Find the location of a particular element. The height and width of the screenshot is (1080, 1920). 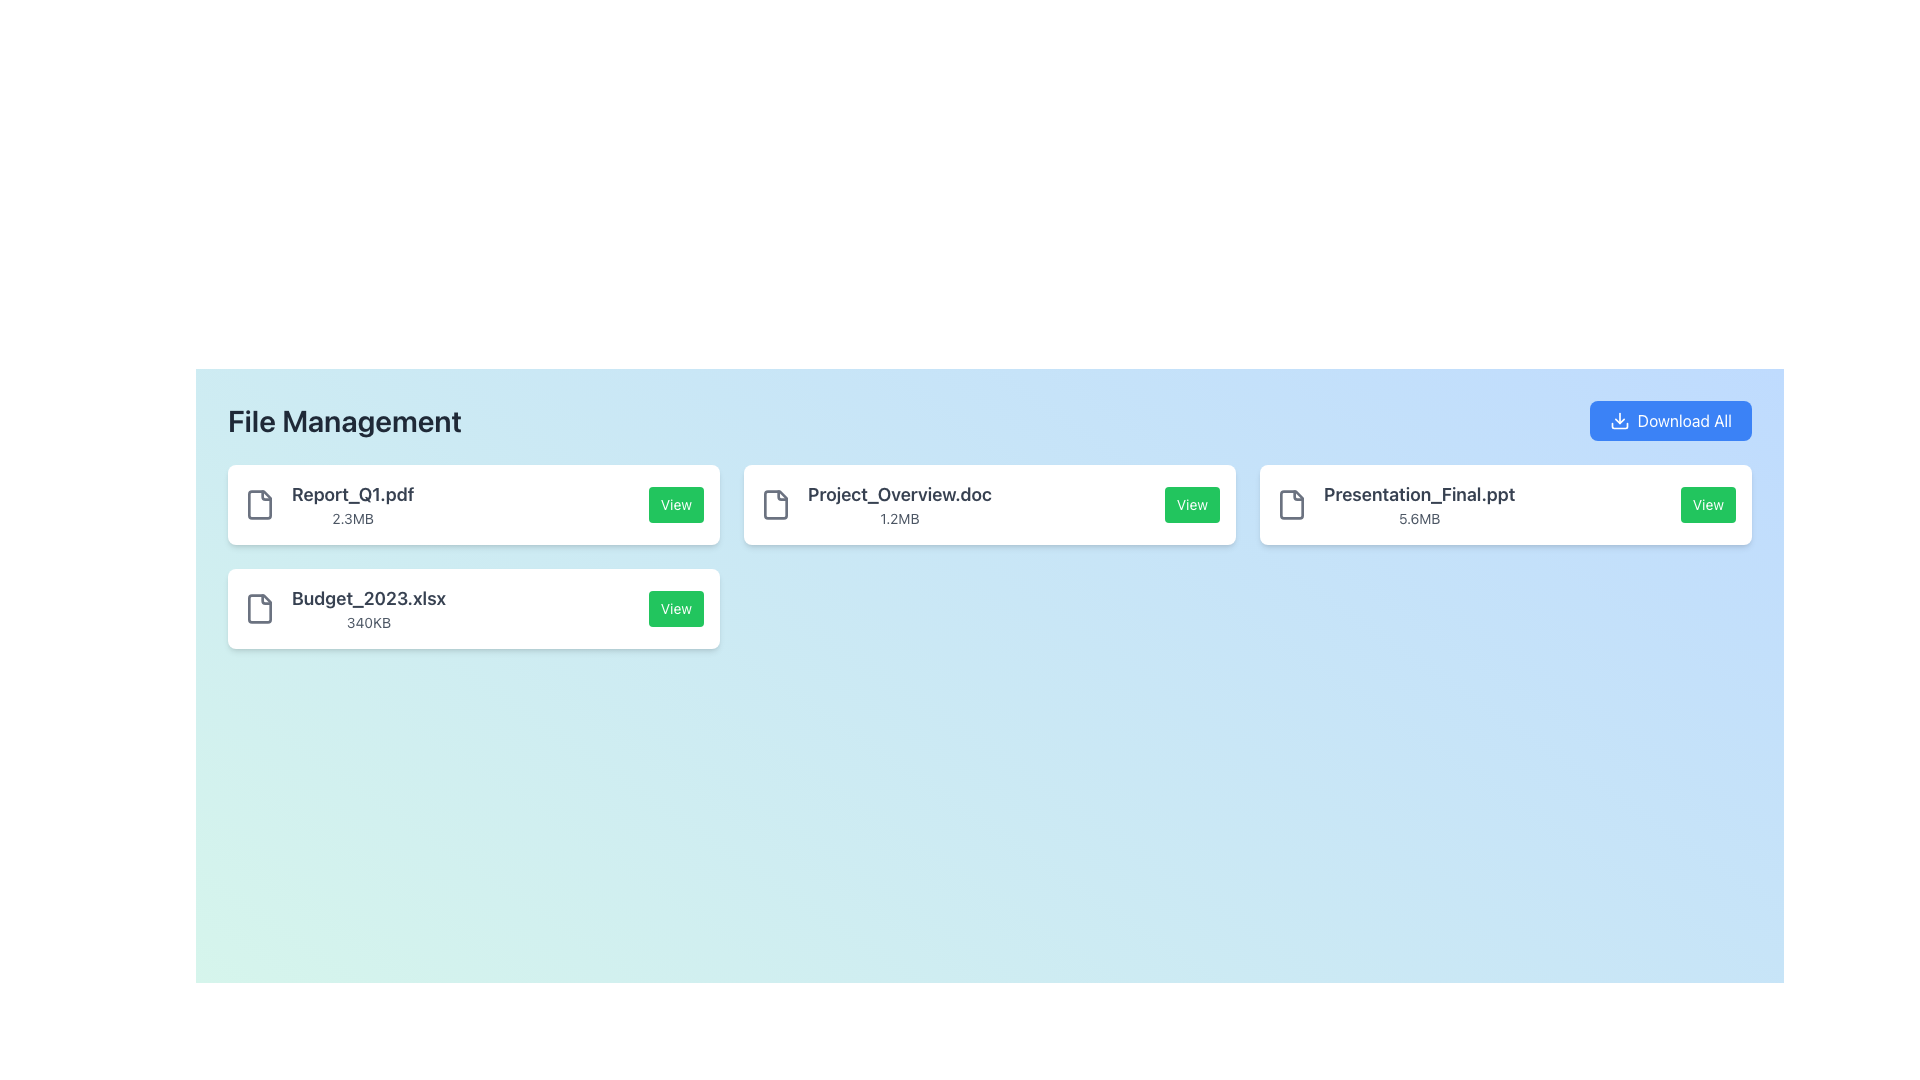

the Text Label displaying the file name 'Budget_2023.xlsx' is located at coordinates (369, 597).